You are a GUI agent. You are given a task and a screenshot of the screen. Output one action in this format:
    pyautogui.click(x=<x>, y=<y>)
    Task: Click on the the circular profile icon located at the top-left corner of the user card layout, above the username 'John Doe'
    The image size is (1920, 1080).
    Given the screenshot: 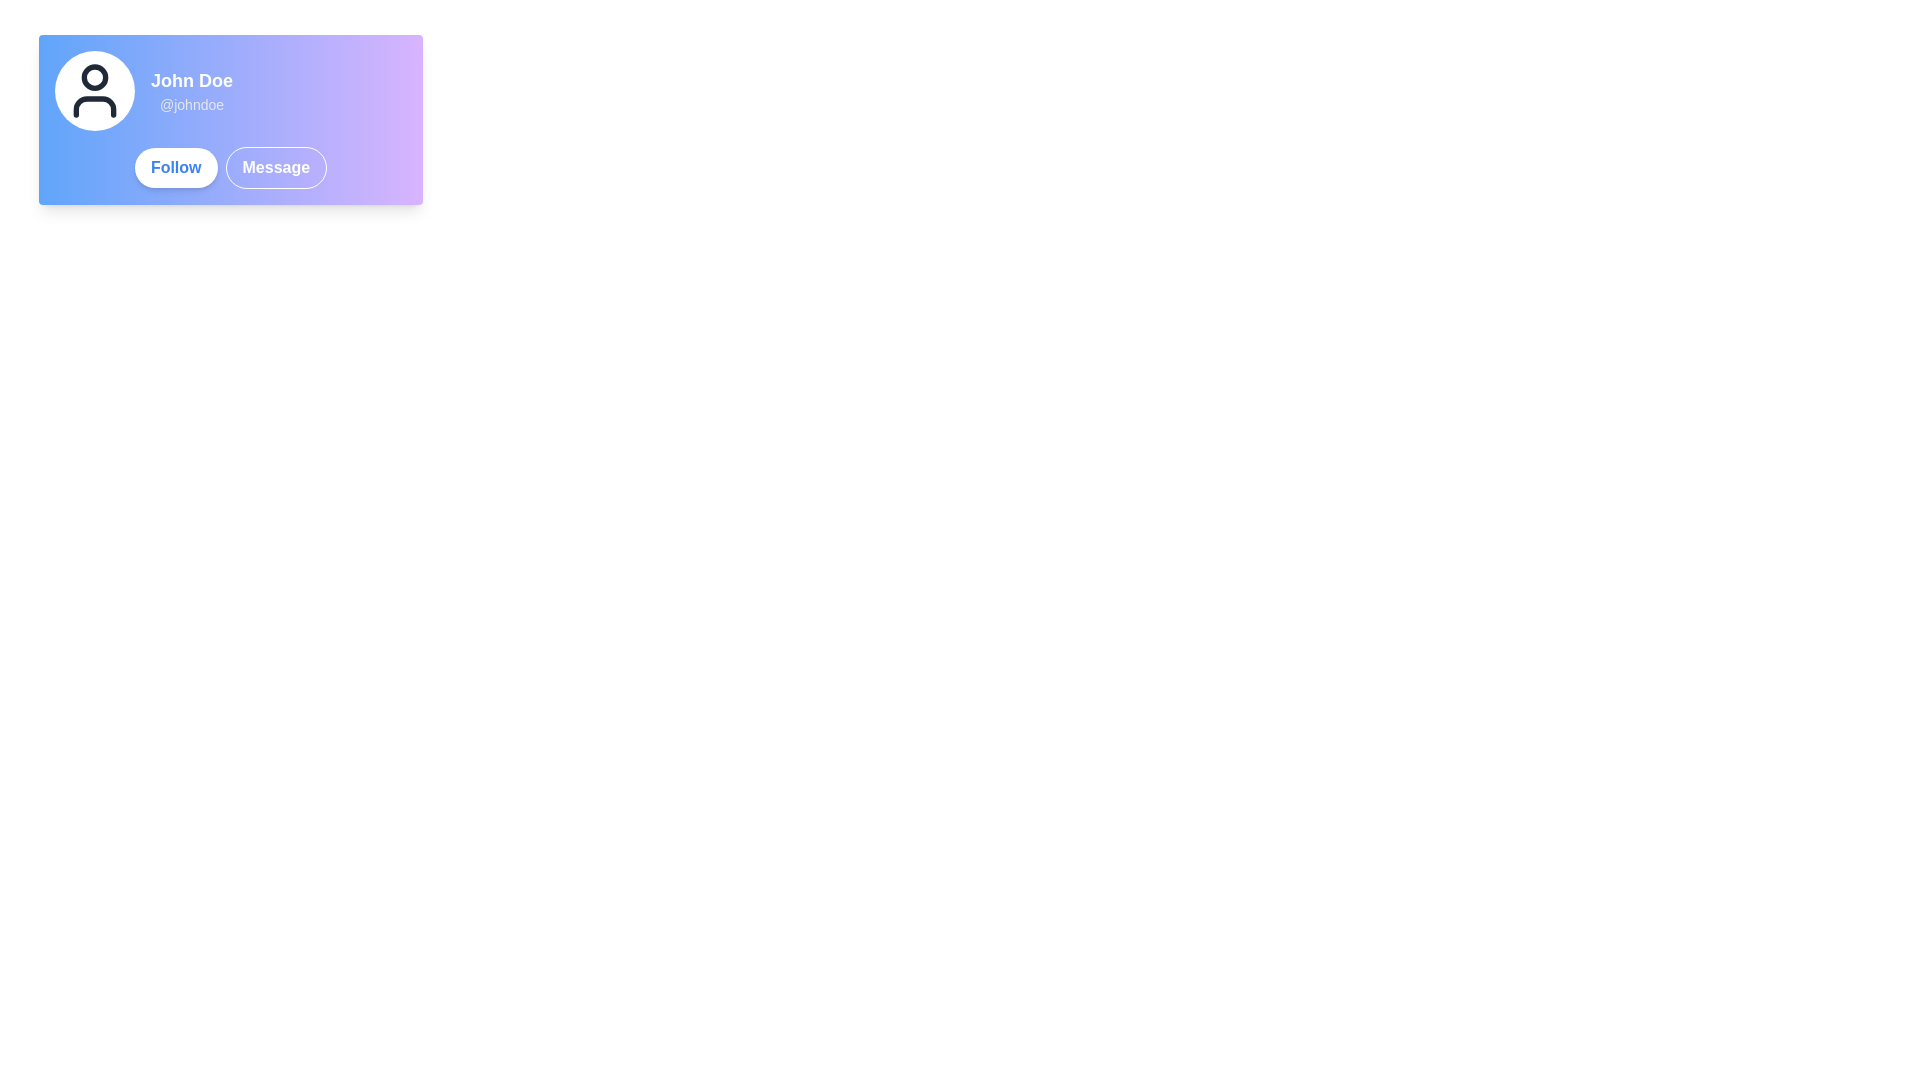 What is the action you would take?
    pyautogui.click(x=94, y=76)
    